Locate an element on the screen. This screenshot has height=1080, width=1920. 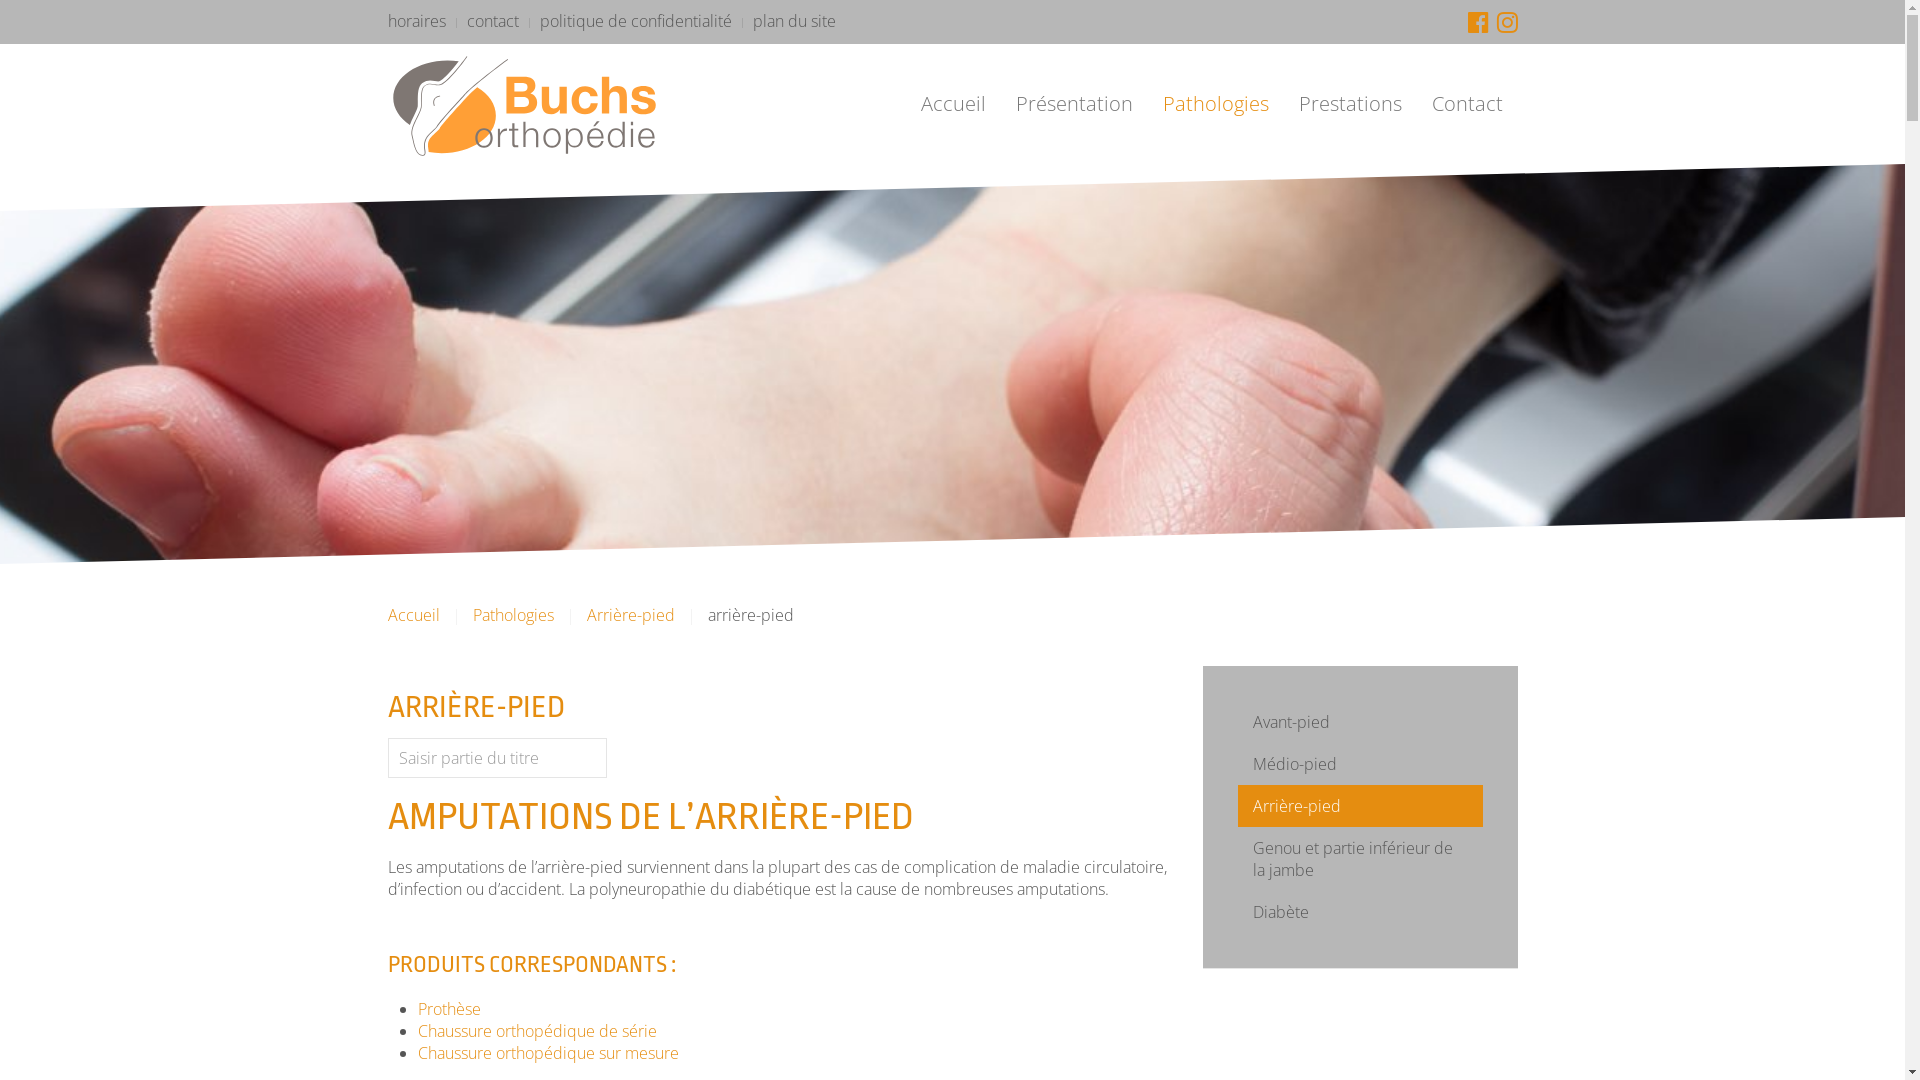
'Contact' is located at coordinates (1466, 104).